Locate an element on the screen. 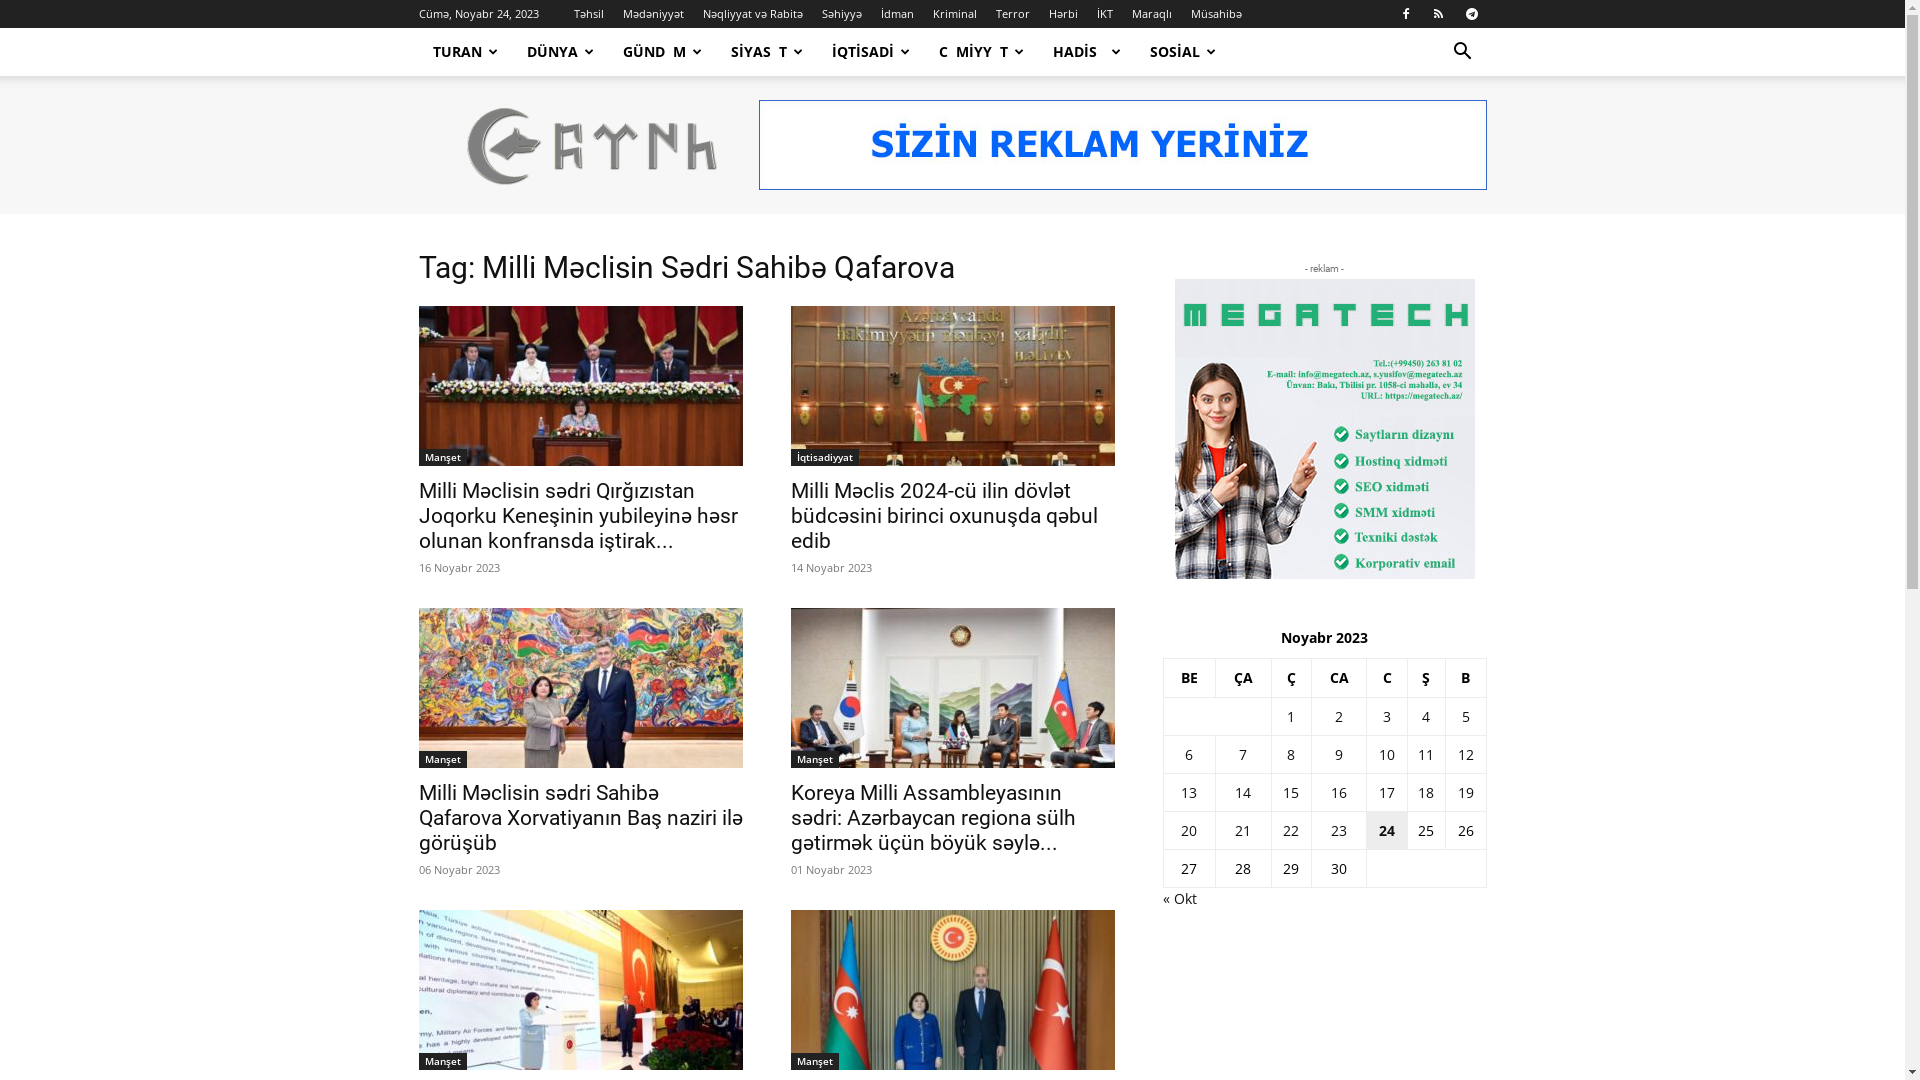 The height and width of the screenshot is (1080, 1920). '10' is located at coordinates (1386, 754).